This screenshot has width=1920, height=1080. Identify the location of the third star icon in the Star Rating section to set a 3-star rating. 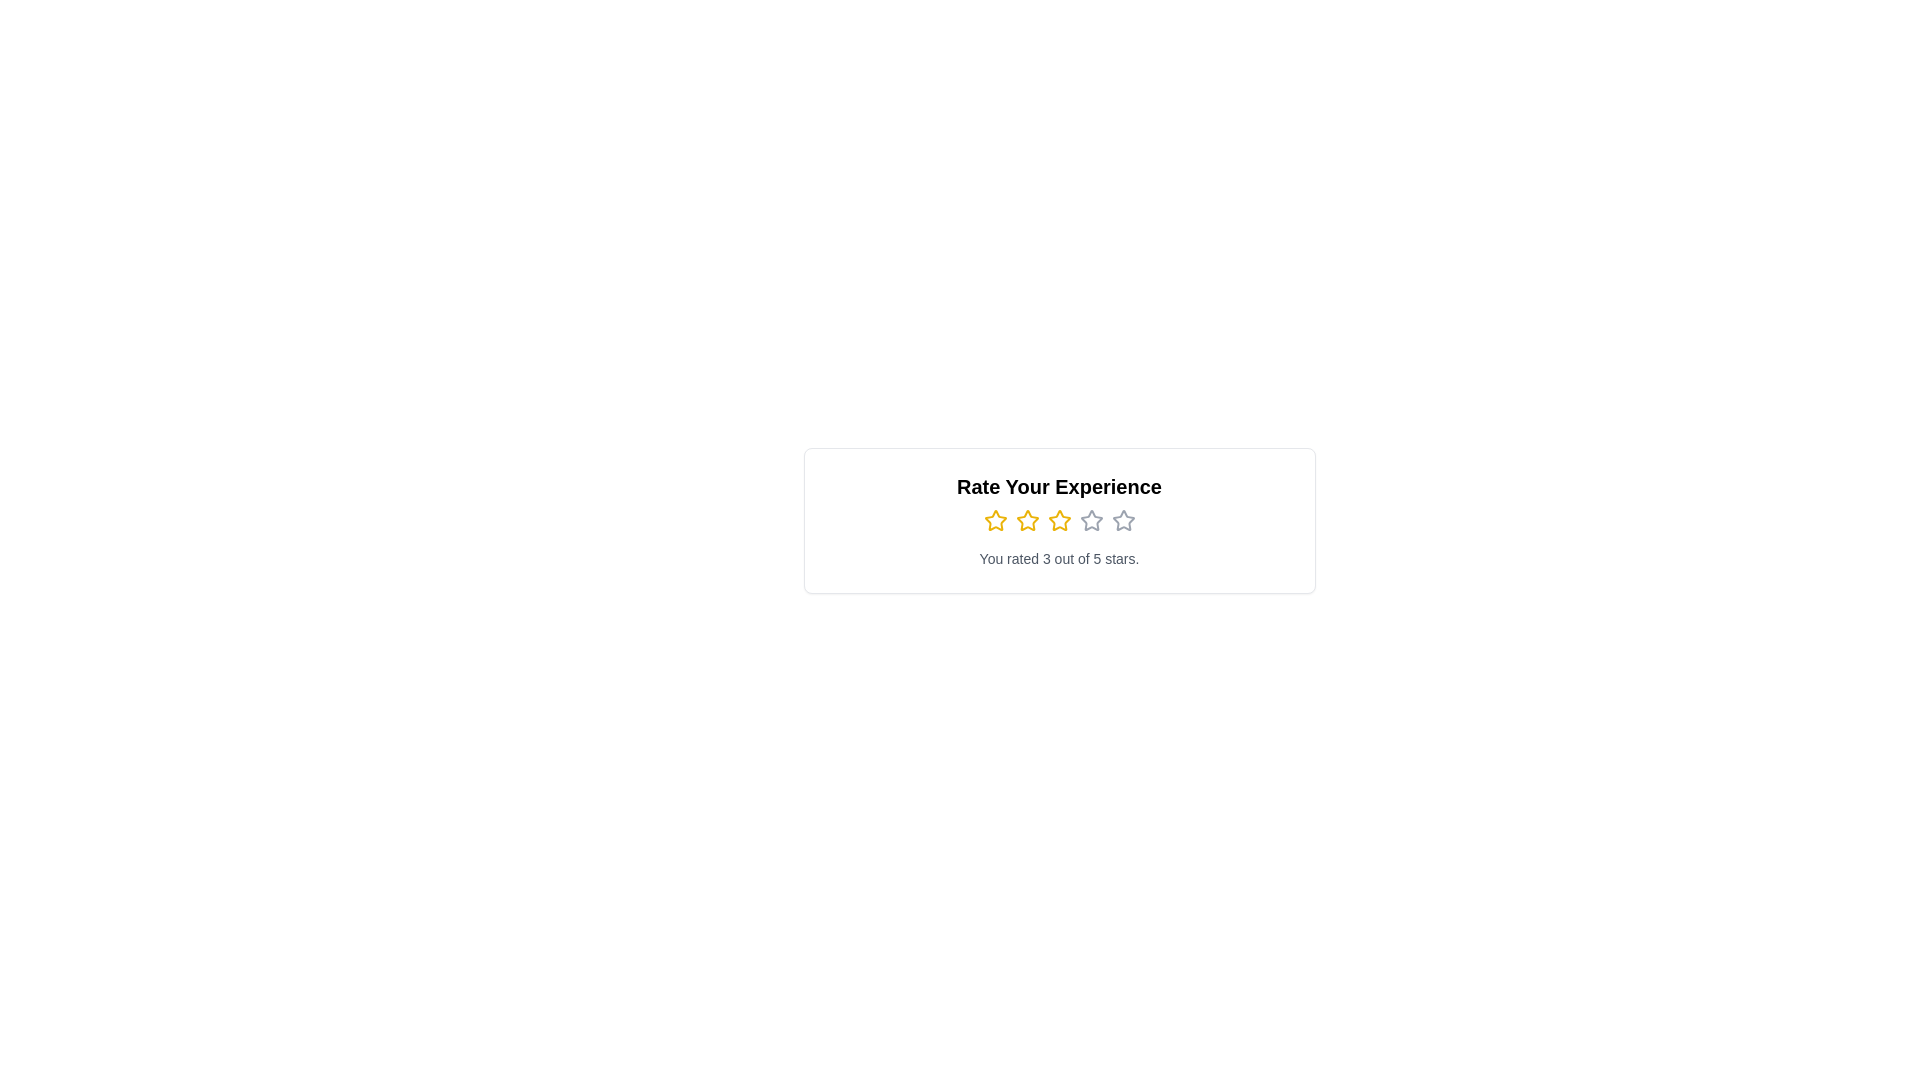
(1089, 519).